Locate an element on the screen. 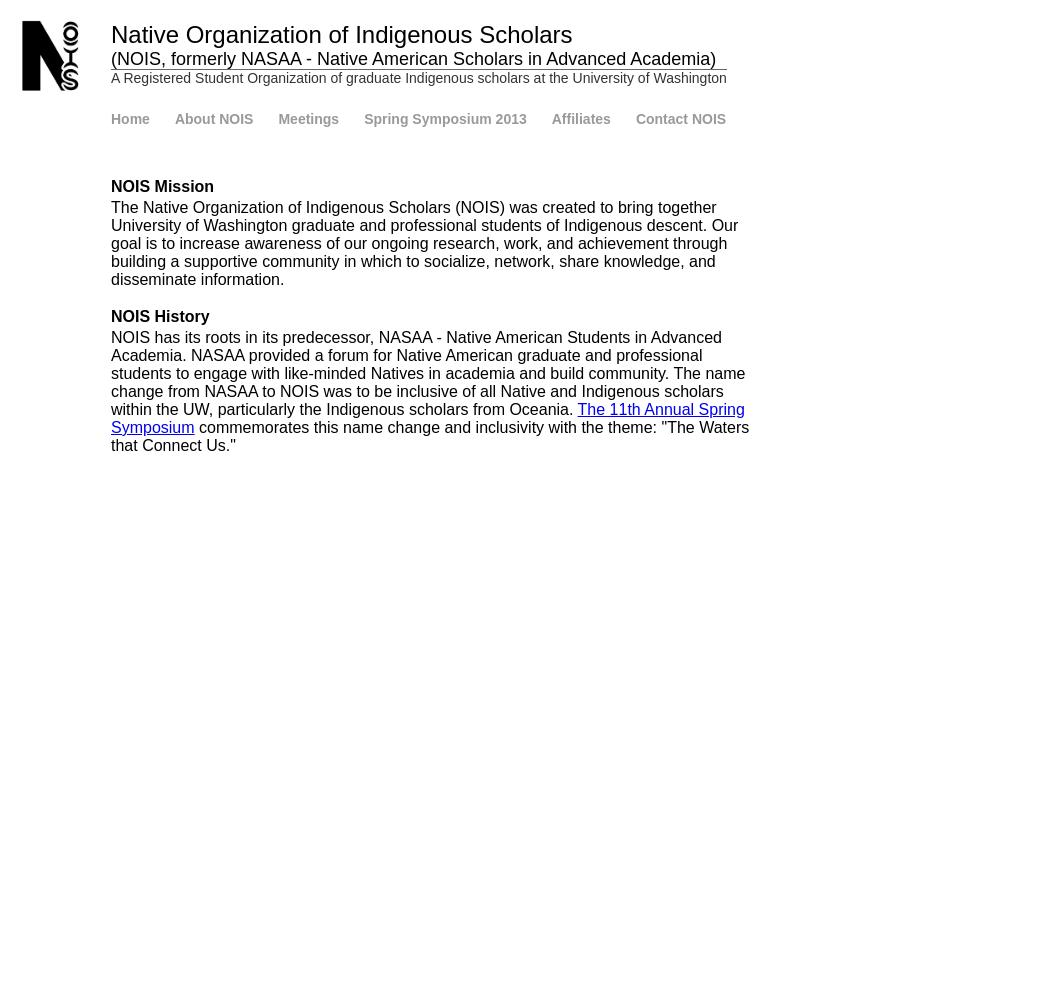  'Spring Symposium 2013' is located at coordinates (444, 118).